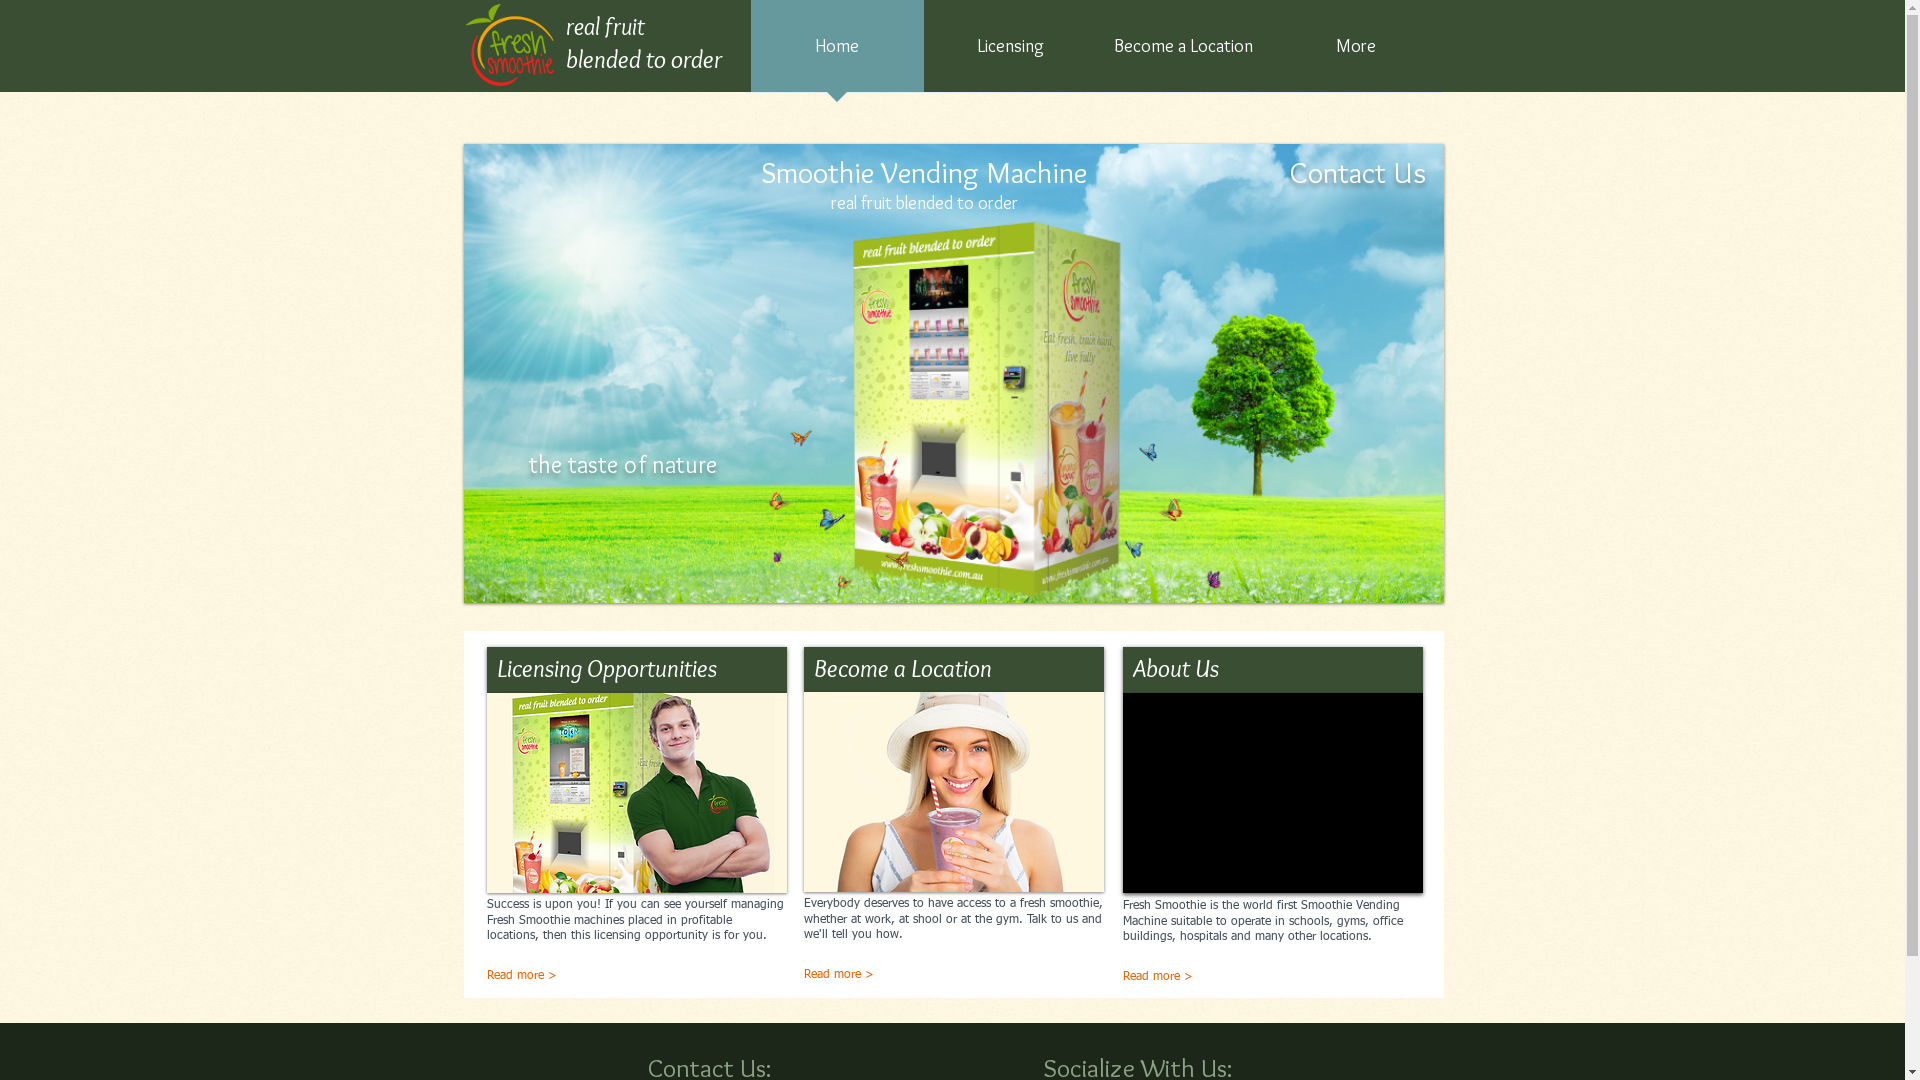 The image size is (1920, 1080). I want to click on 'External YouTube', so click(1271, 792).